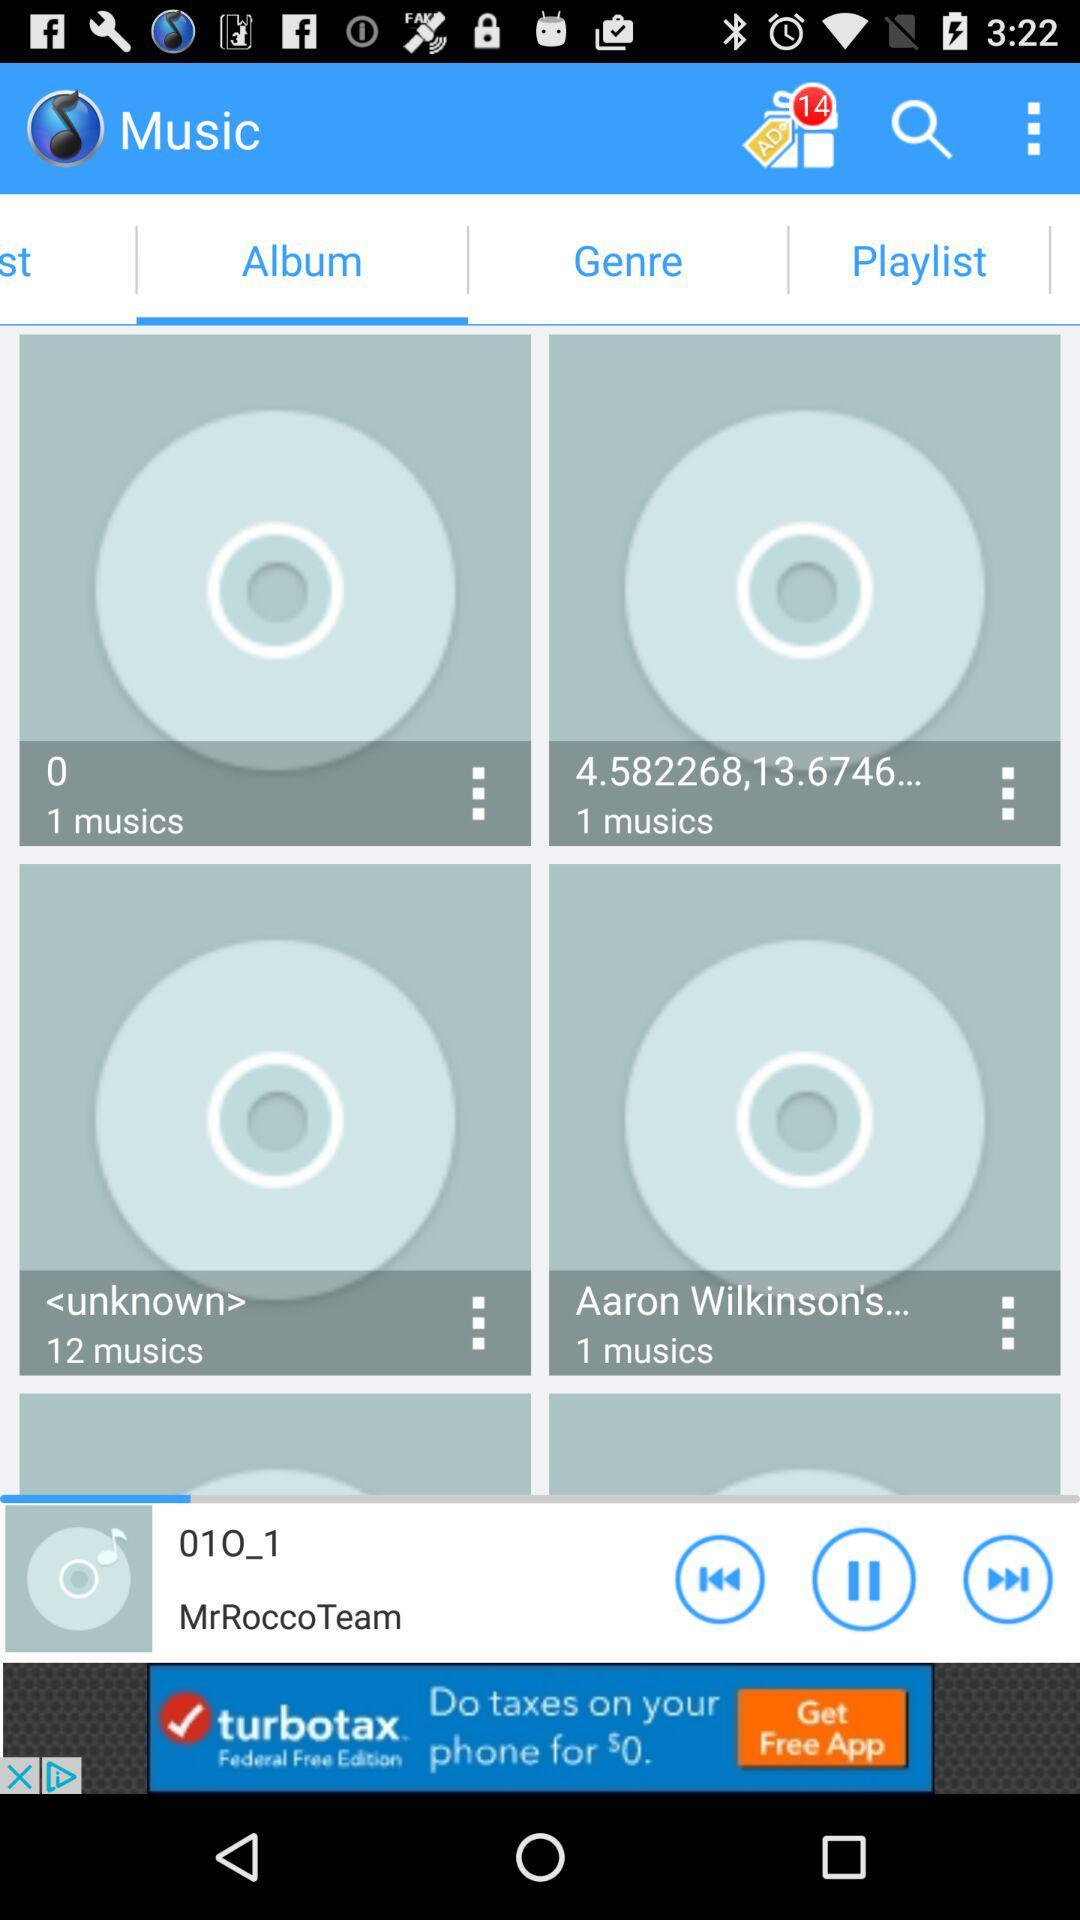 Image resolution: width=1080 pixels, height=1920 pixels. I want to click on search, so click(922, 127).